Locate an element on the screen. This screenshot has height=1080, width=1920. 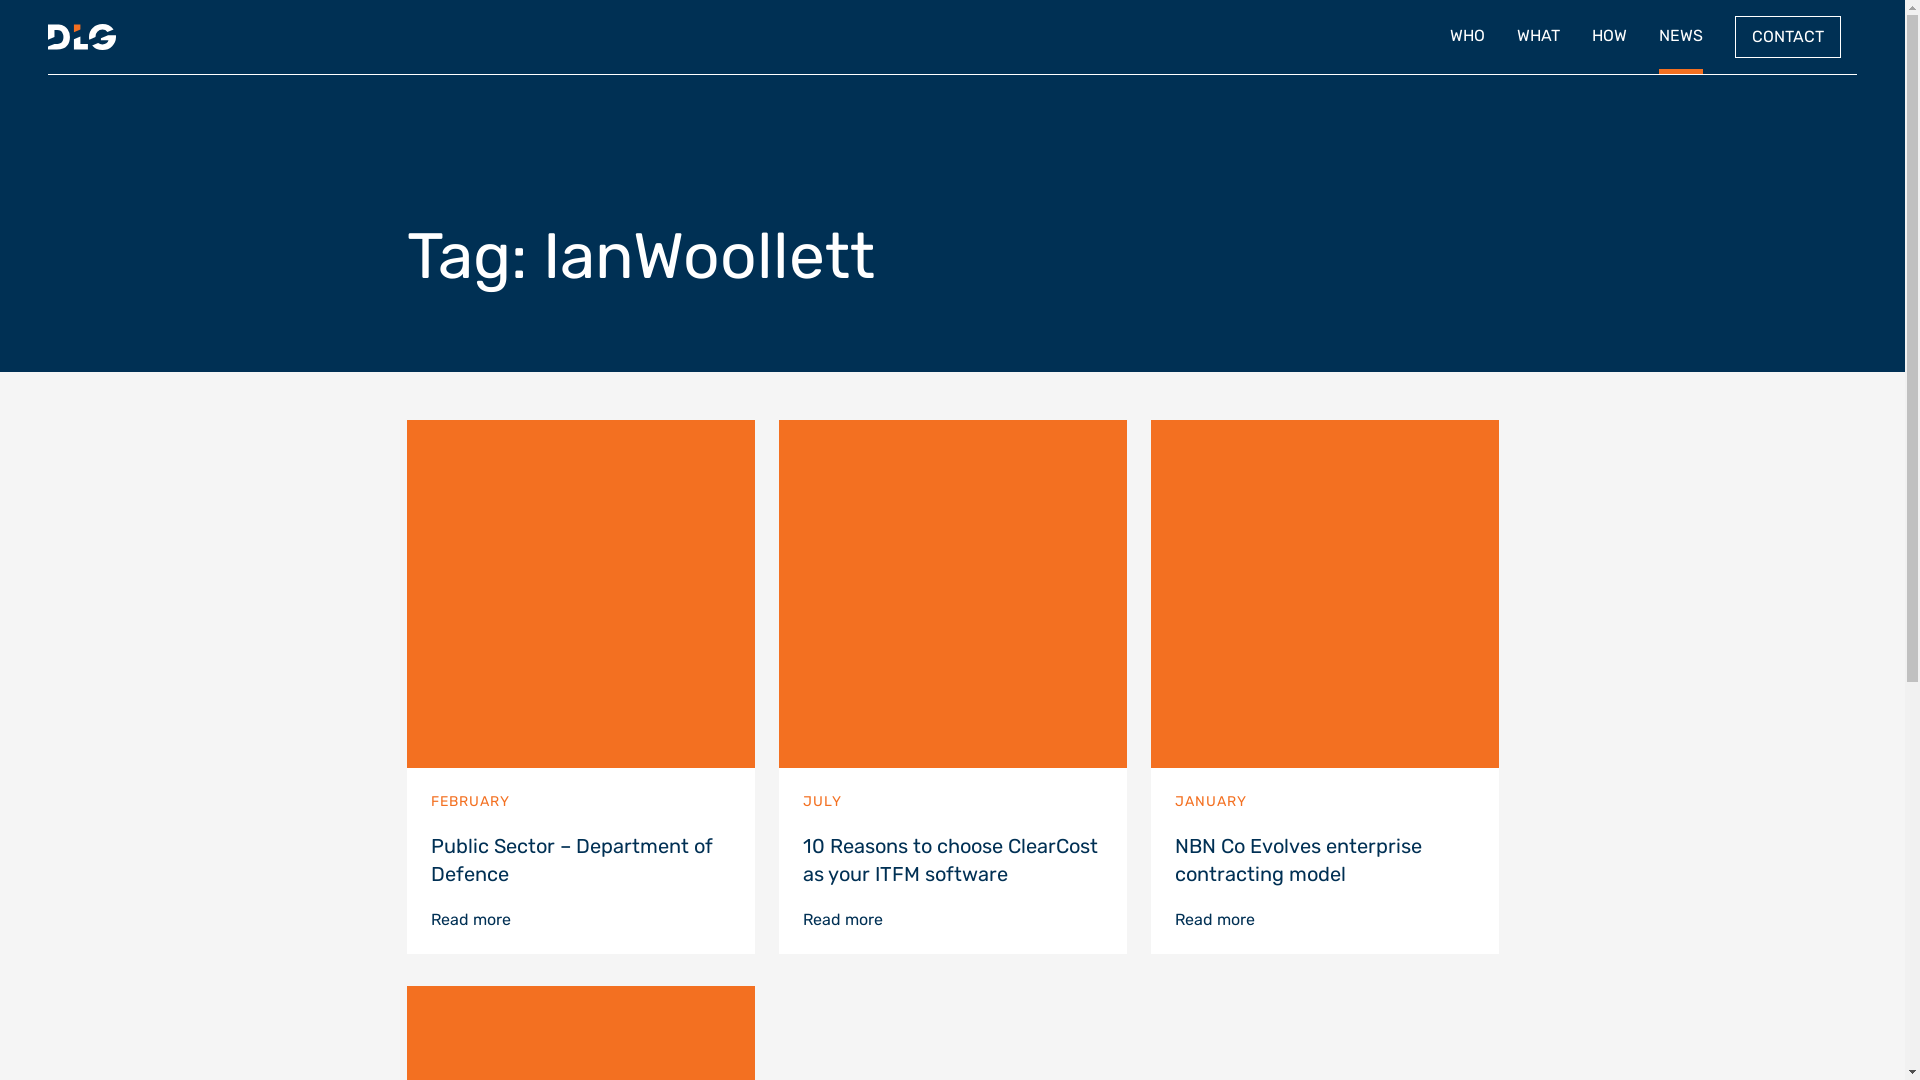
'Skip to content' is located at coordinates (1903, 0).